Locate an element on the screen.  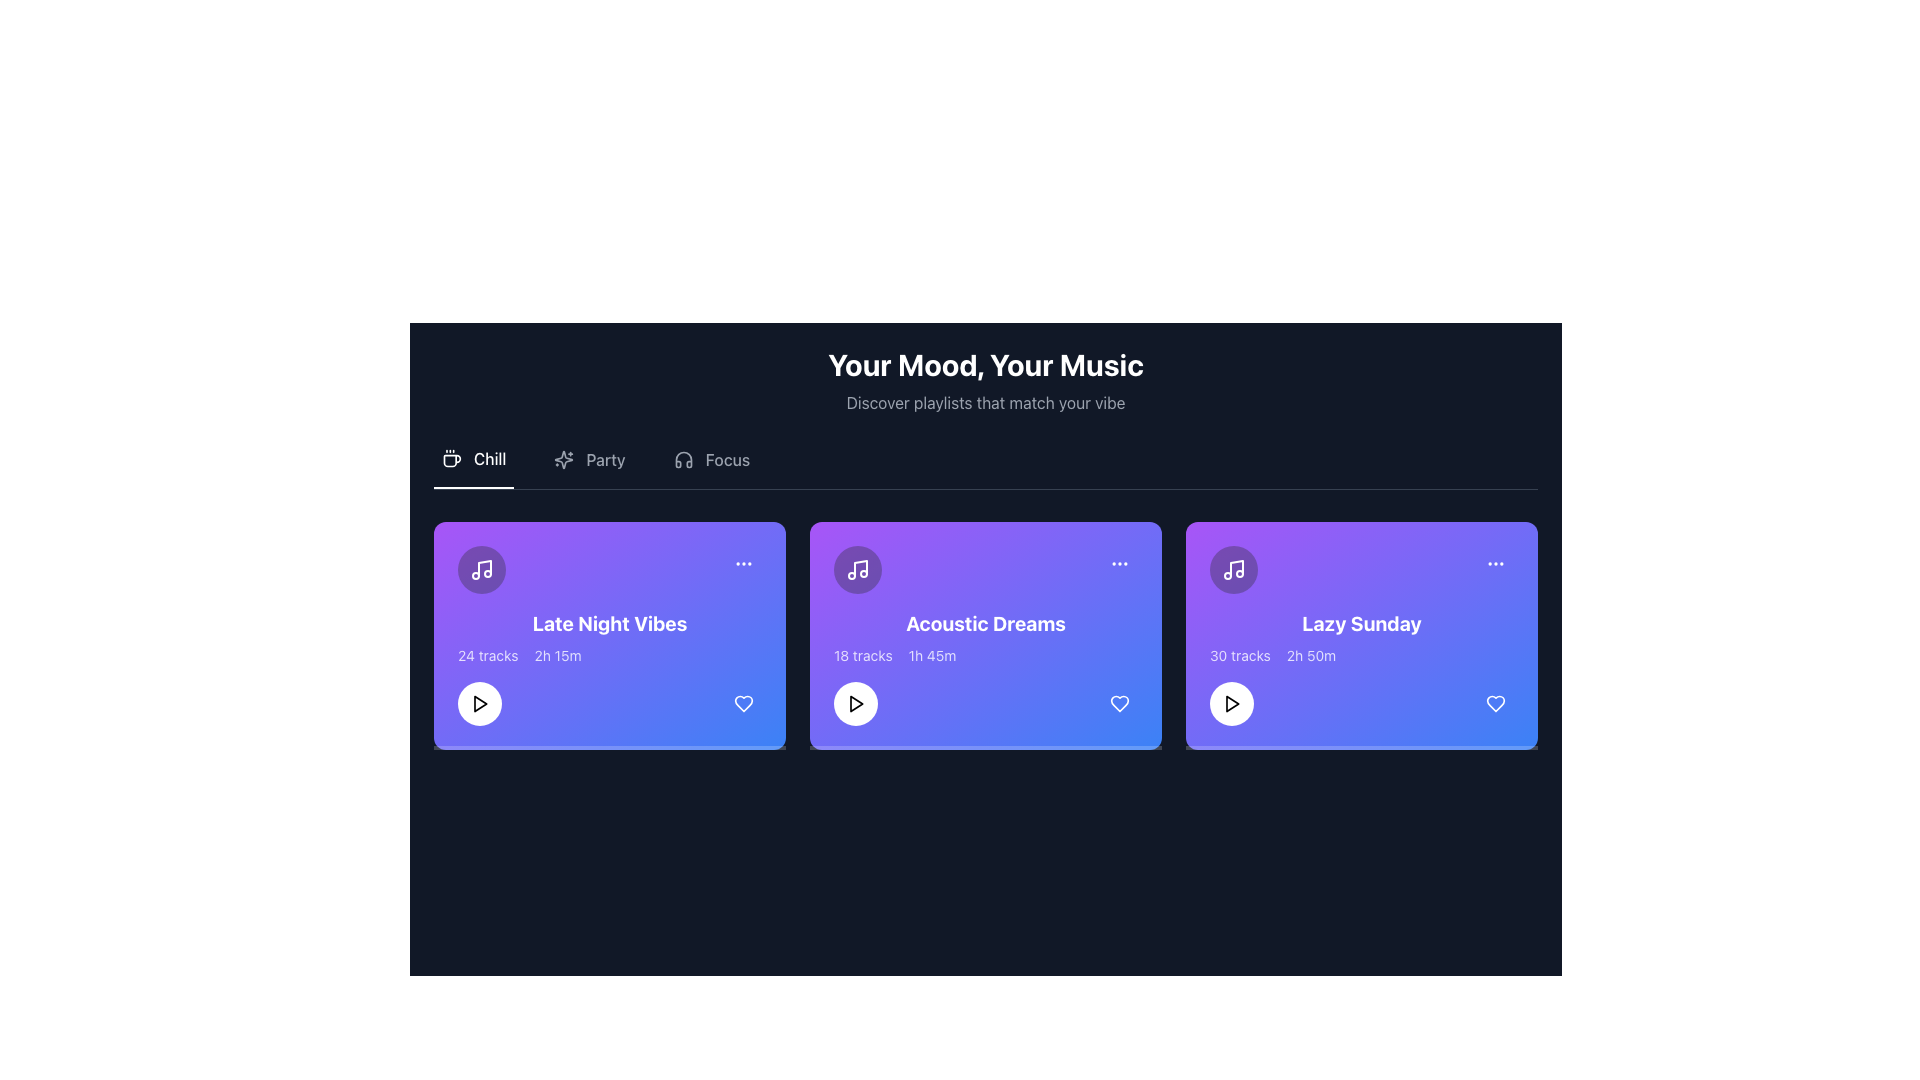
the heart-shaped icon at the bottom right corner of the 'Lazy Sunday' card to mark it as a favorite is located at coordinates (1496, 703).